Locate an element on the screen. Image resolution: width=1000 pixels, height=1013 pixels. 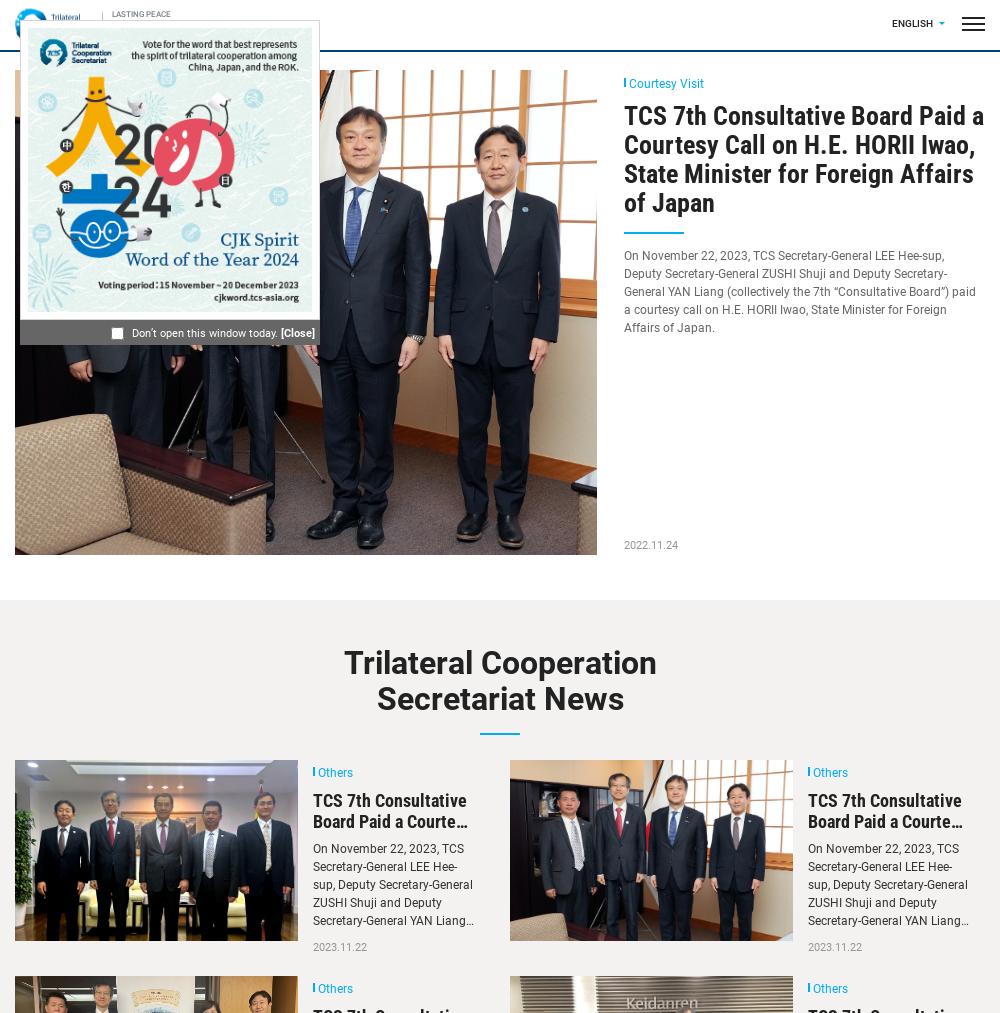
'[Close]' is located at coordinates (298, 333).